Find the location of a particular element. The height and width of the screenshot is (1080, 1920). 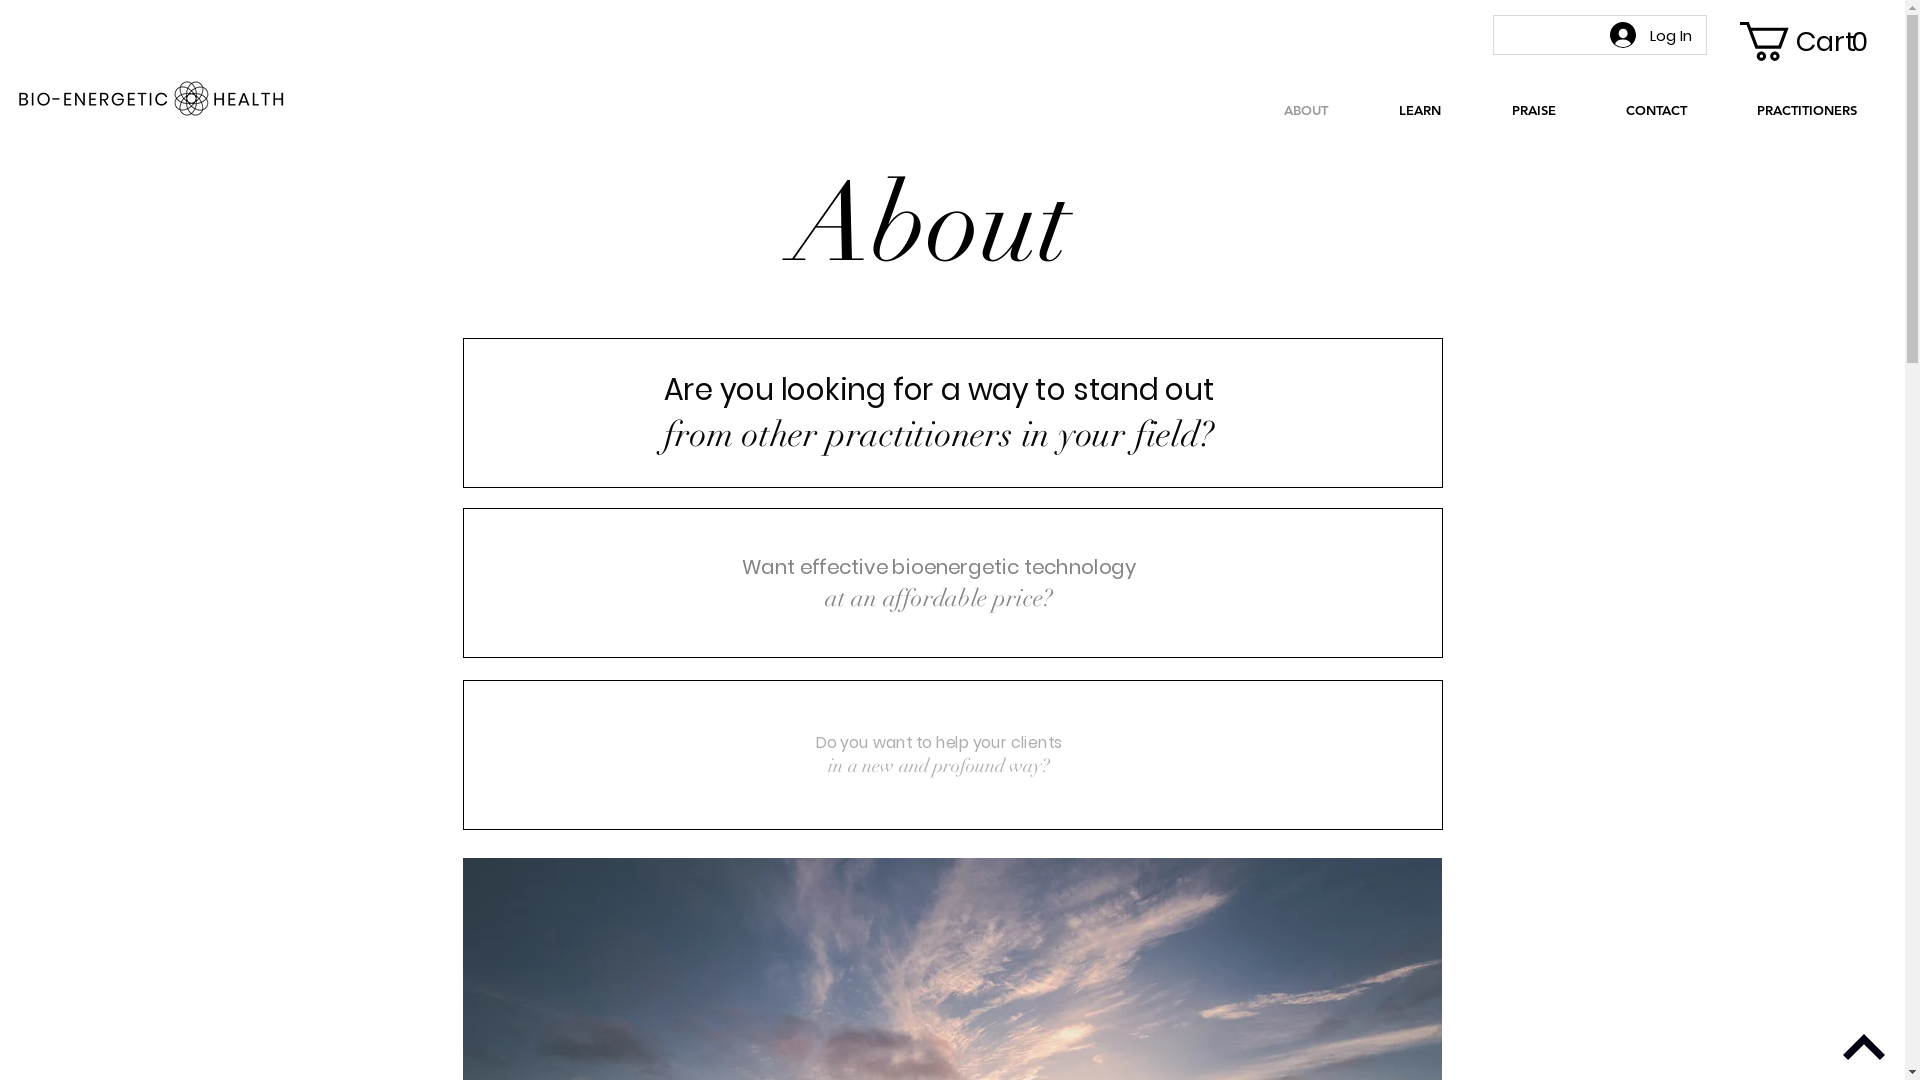

'Log In' is located at coordinates (1651, 34).